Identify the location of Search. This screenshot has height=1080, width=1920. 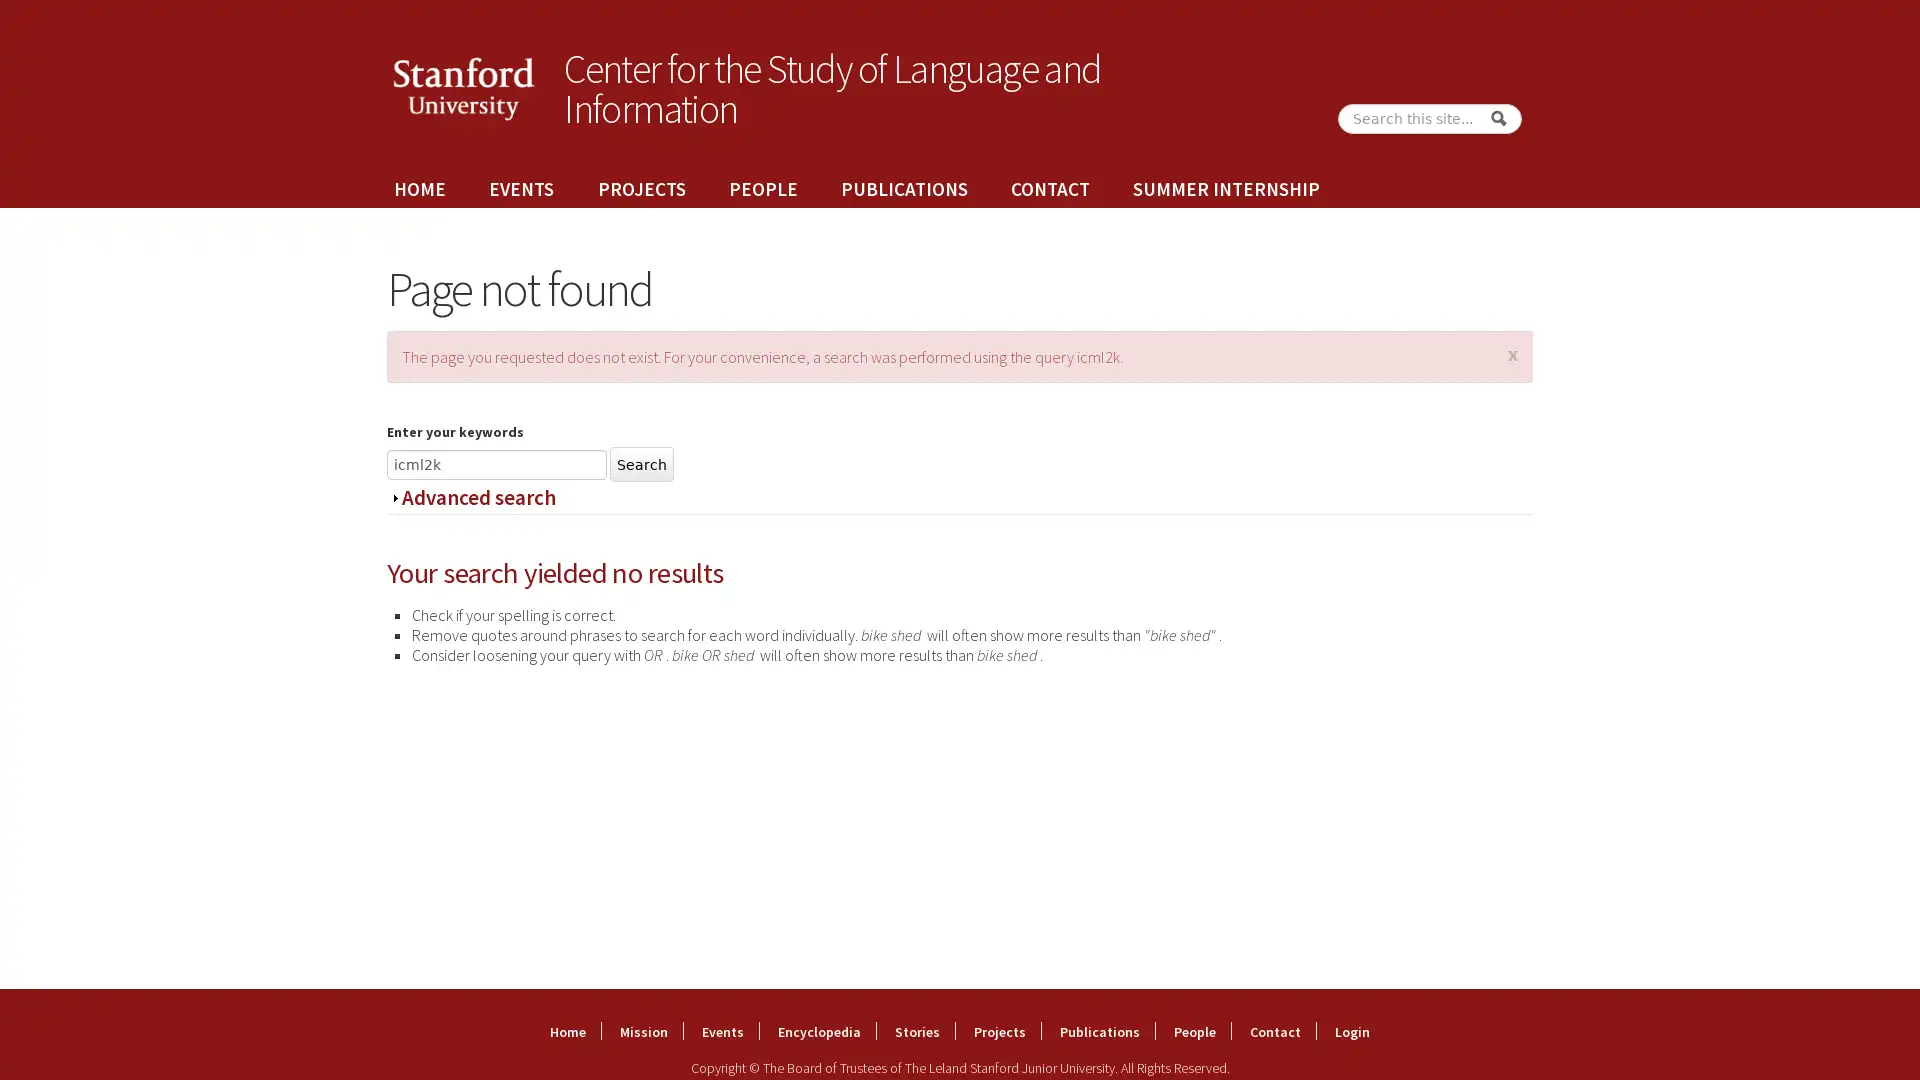
(642, 464).